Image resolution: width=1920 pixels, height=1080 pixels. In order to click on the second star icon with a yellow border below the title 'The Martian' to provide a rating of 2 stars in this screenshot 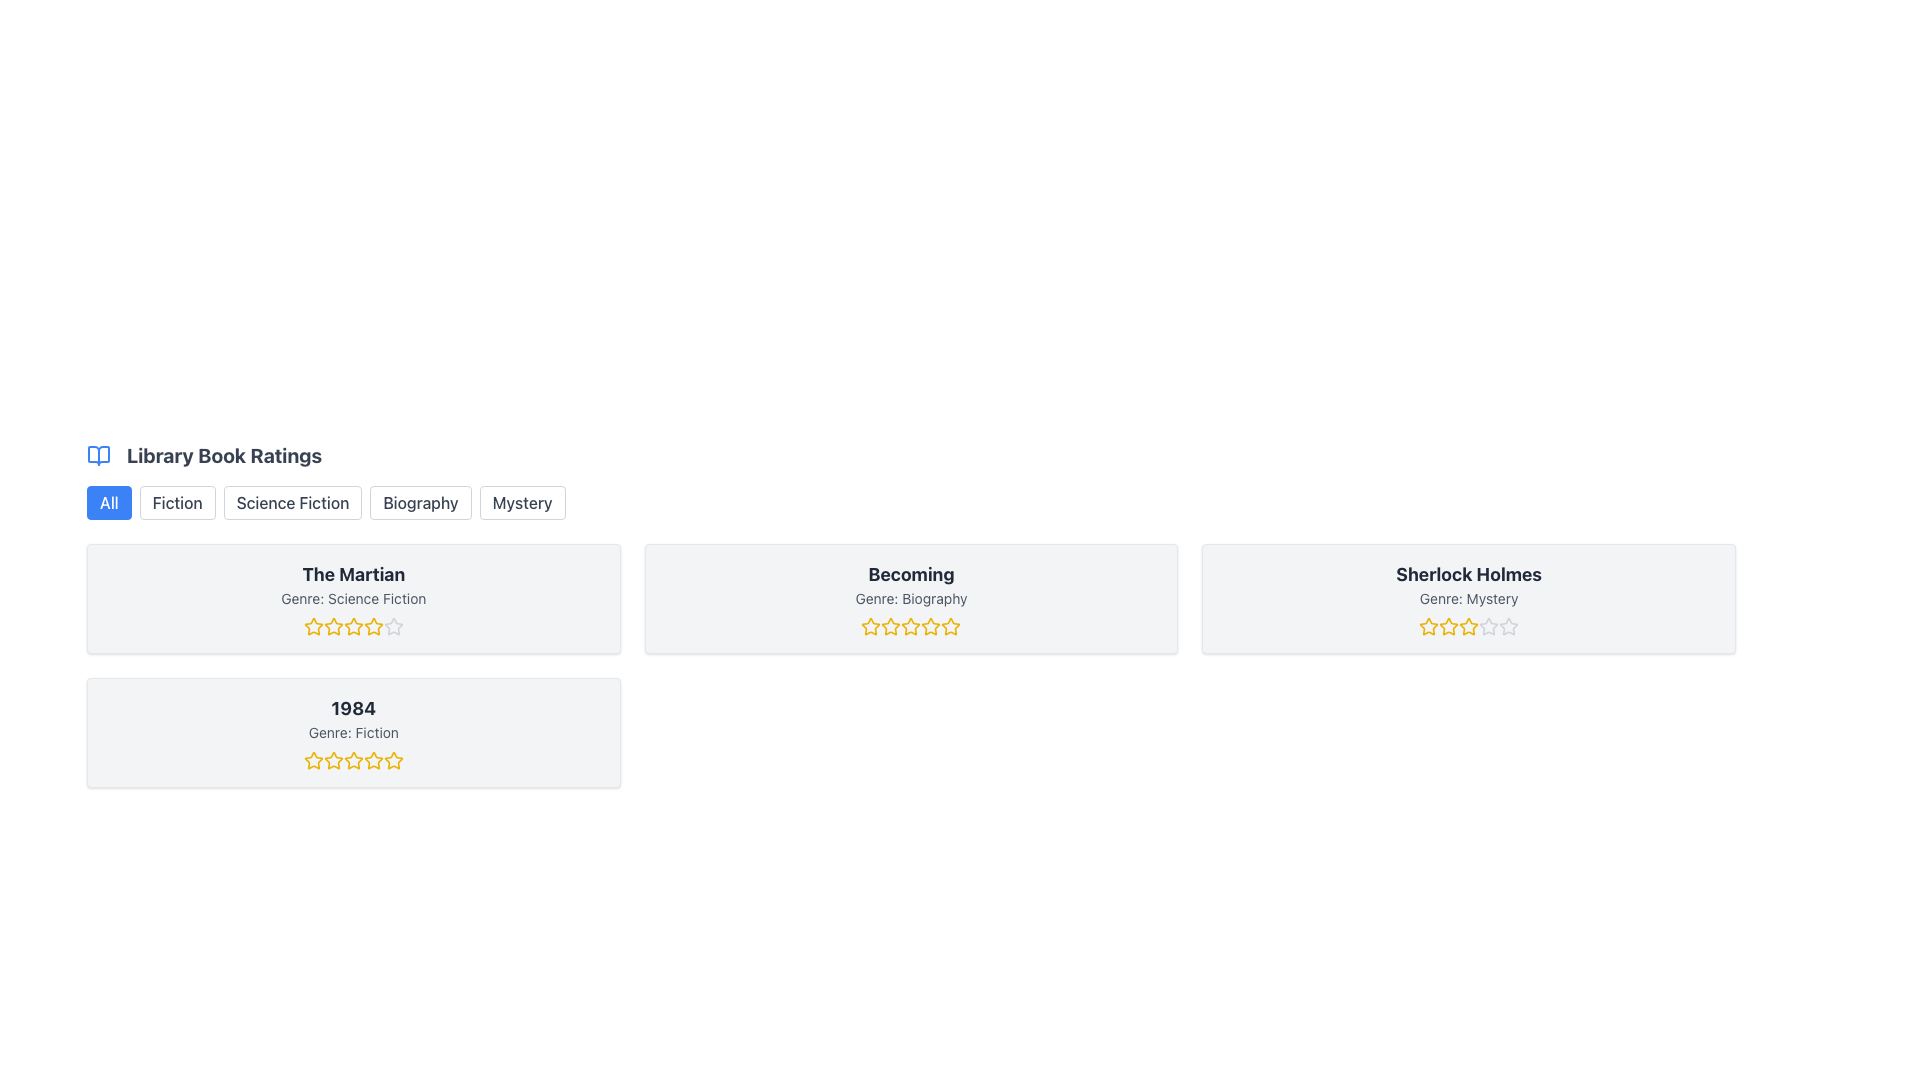, I will do `click(333, 625)`.